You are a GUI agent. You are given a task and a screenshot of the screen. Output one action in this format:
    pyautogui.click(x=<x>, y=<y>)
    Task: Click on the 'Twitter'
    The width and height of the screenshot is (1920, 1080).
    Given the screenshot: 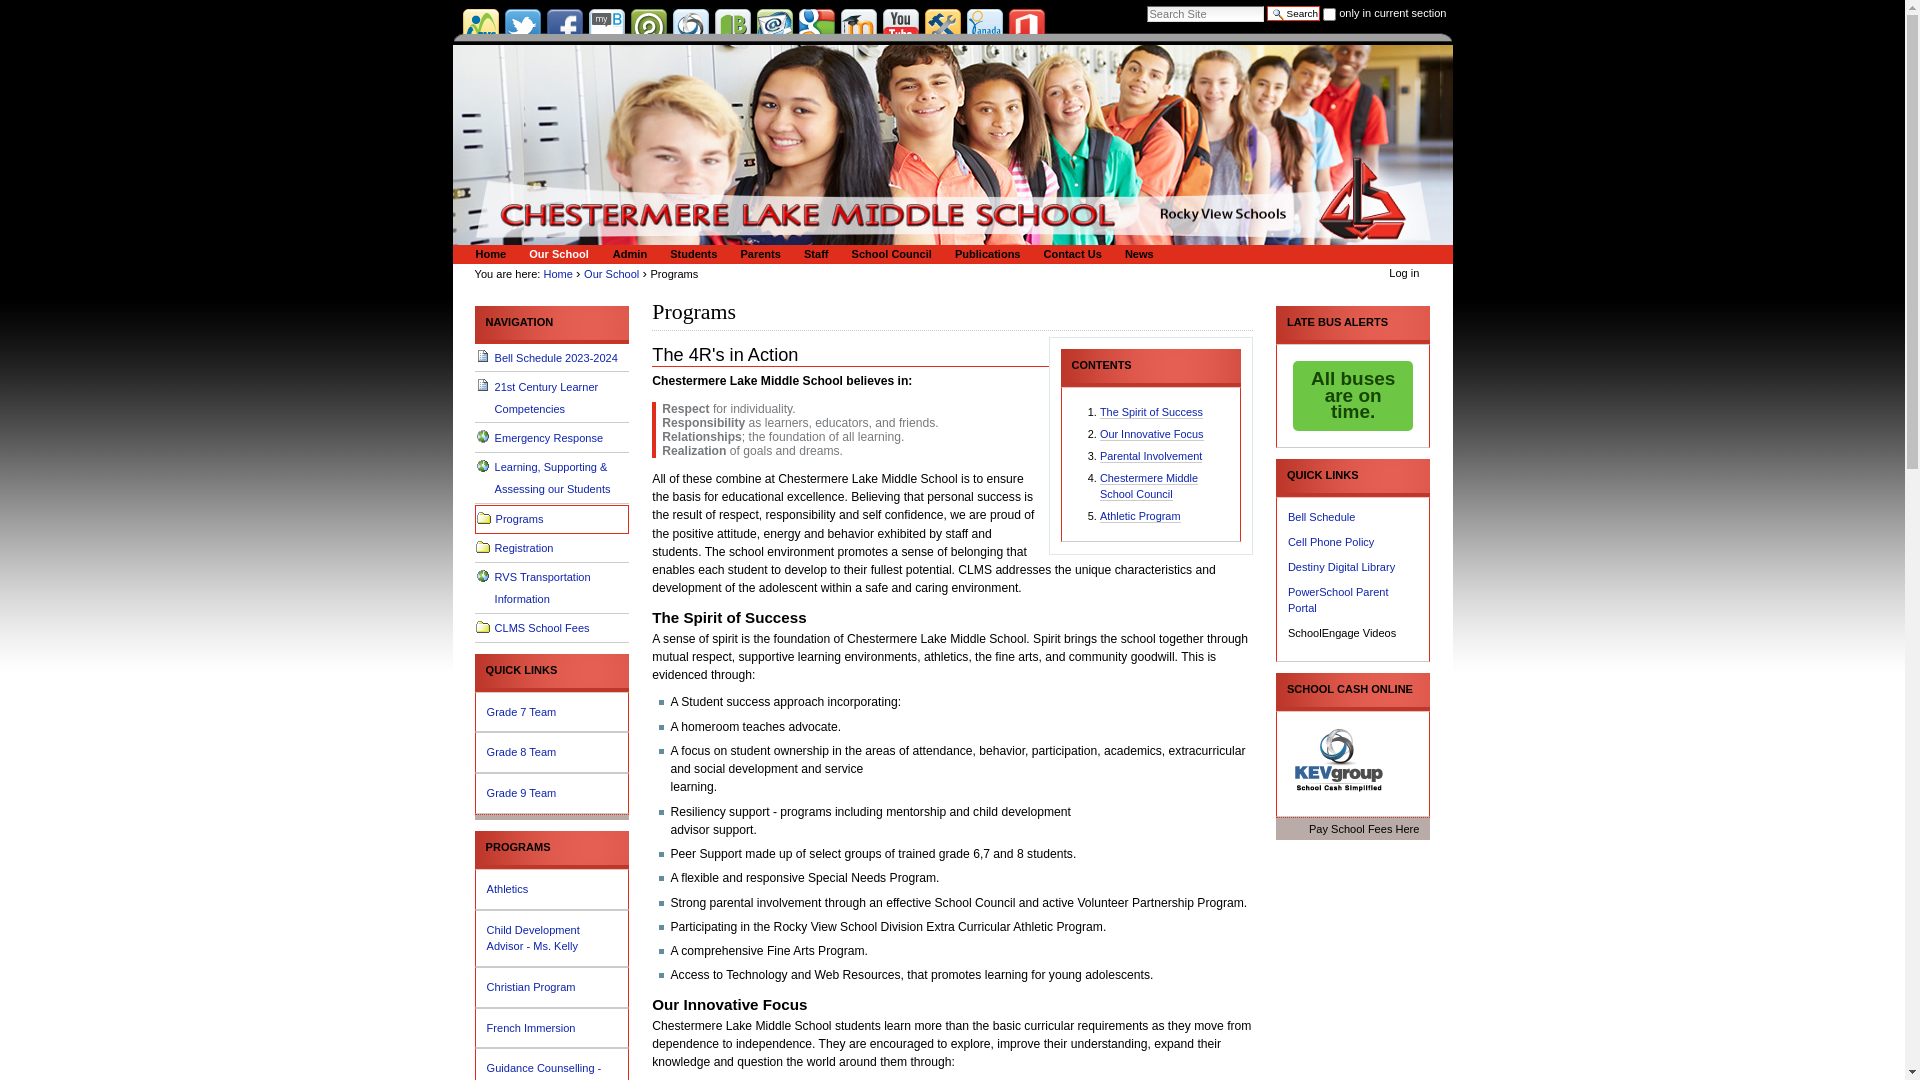 What is the action you would take?
    pyautogui.click(x=522, y=26)
    